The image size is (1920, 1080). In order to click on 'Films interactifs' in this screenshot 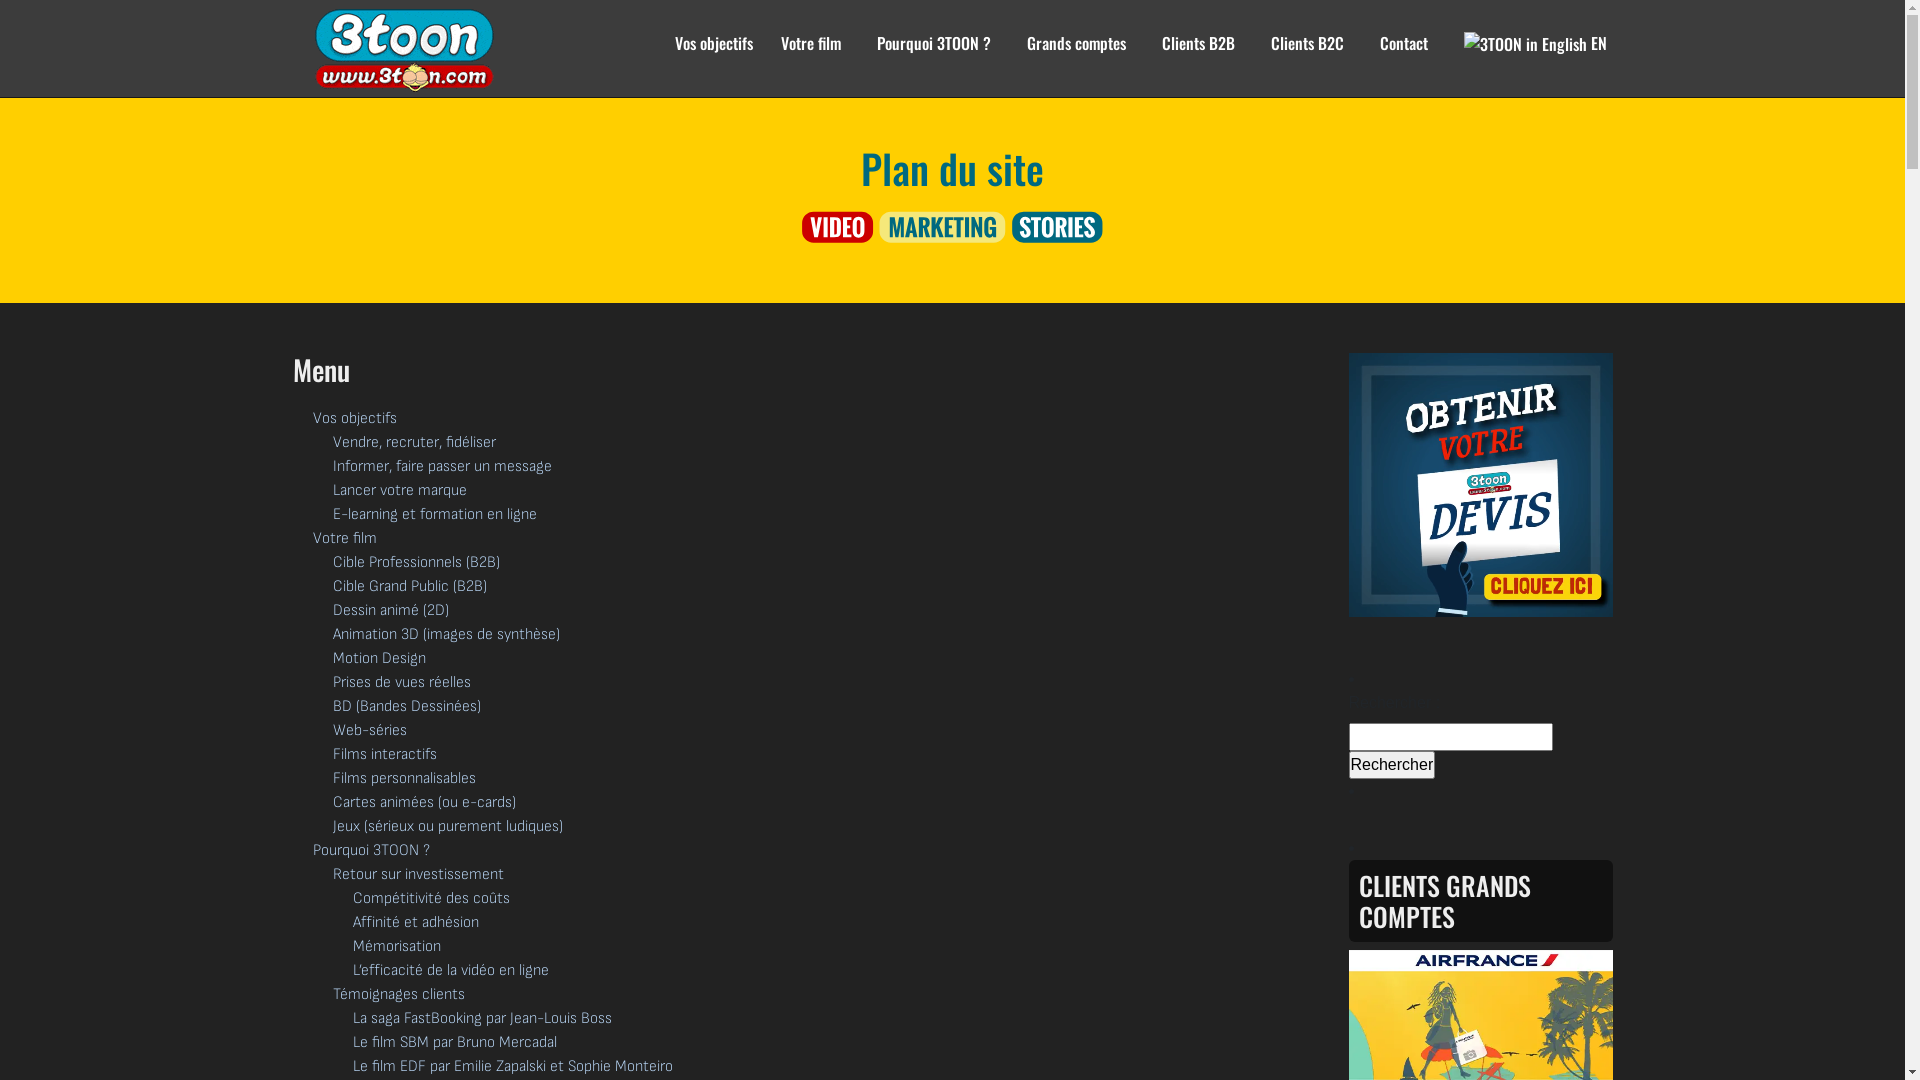, I will do `click(384, 754)`.